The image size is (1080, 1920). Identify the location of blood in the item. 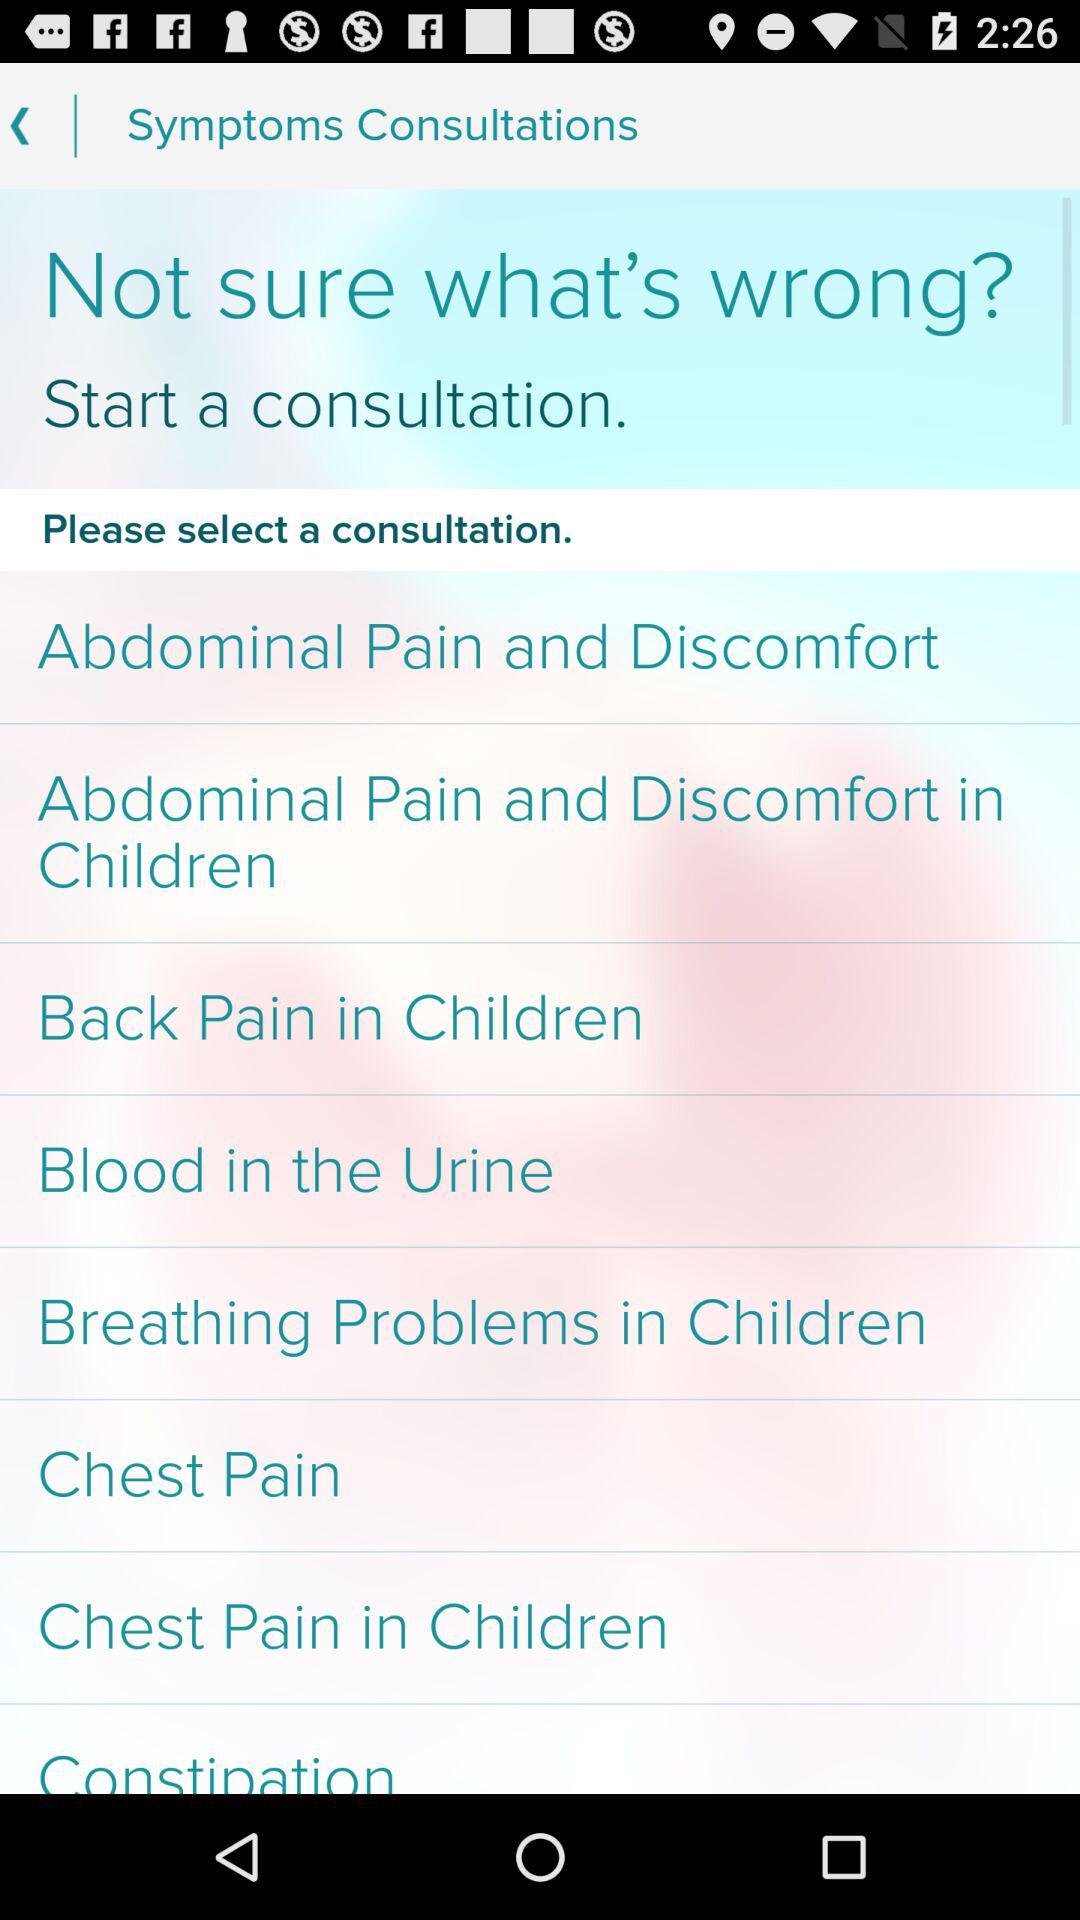
(540, 1171).